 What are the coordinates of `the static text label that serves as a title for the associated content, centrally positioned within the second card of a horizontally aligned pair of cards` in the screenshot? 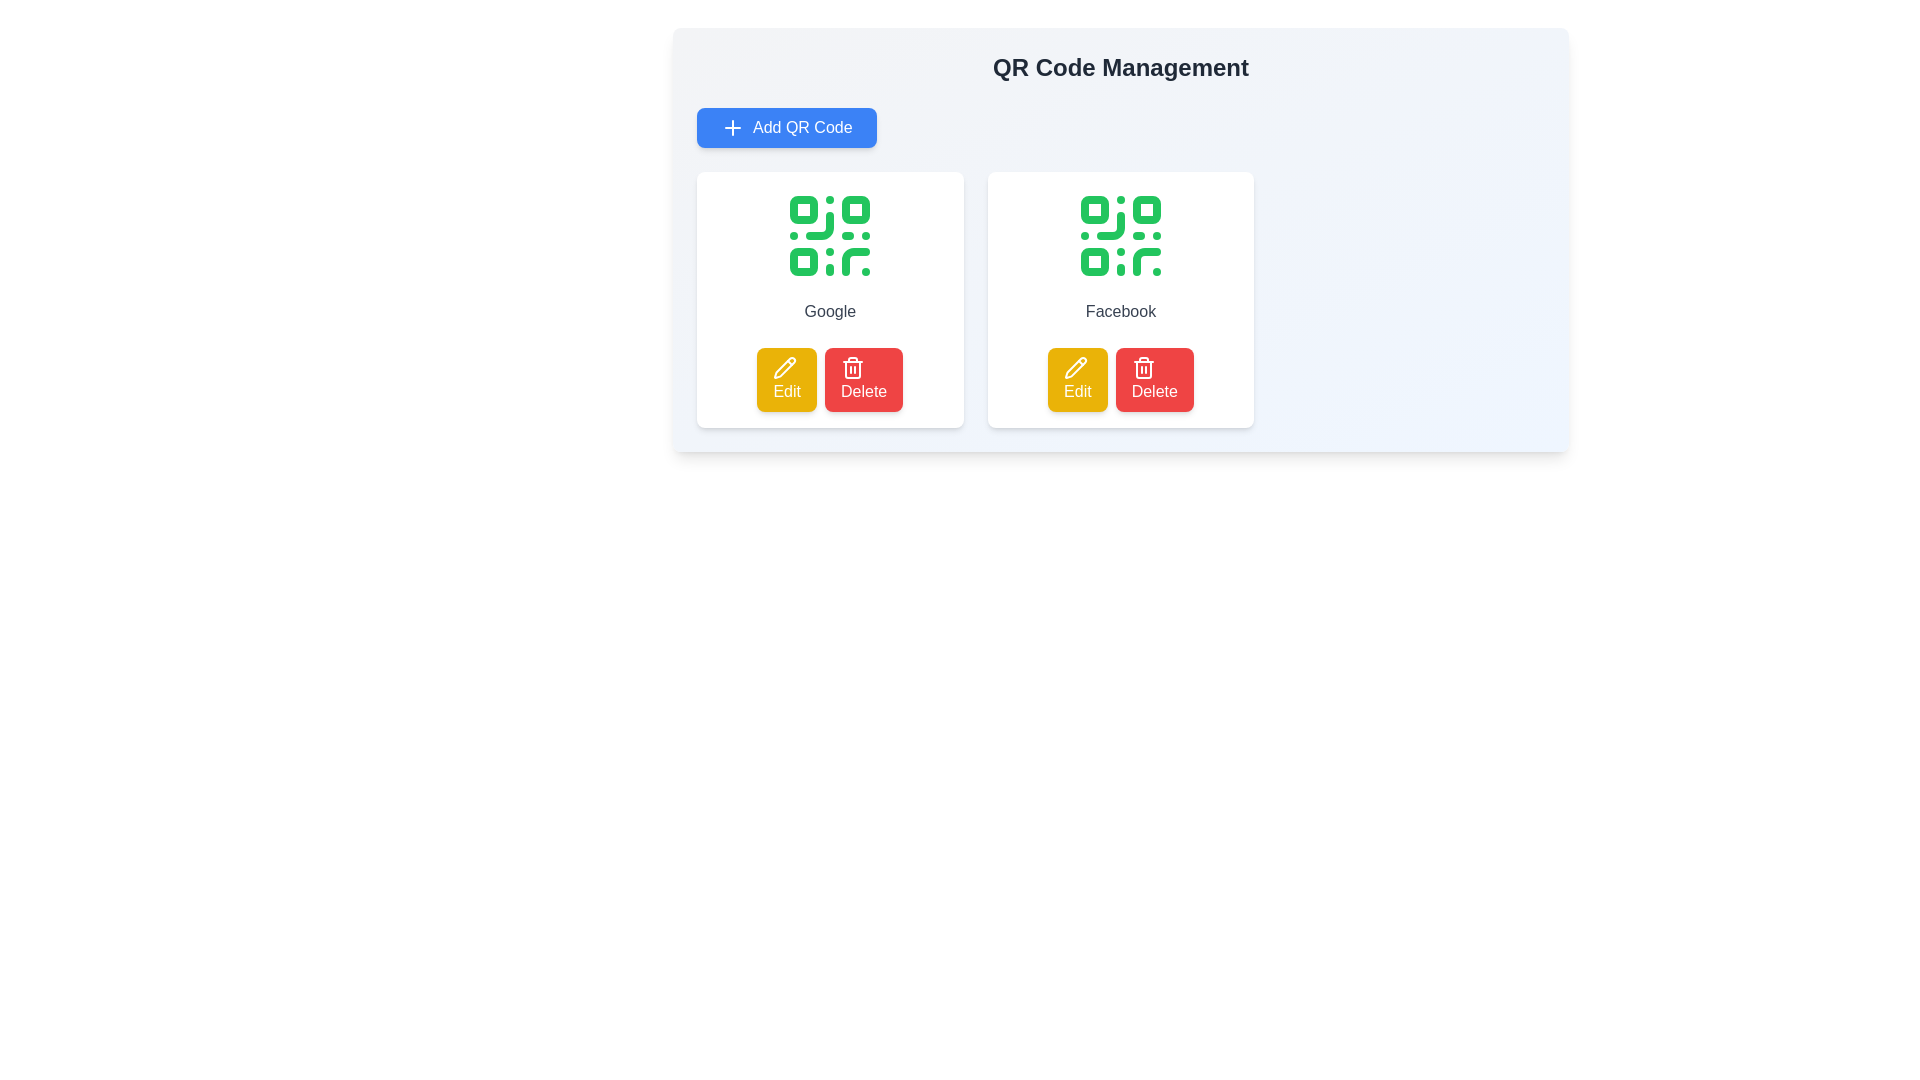 It's located at (1120, 312).